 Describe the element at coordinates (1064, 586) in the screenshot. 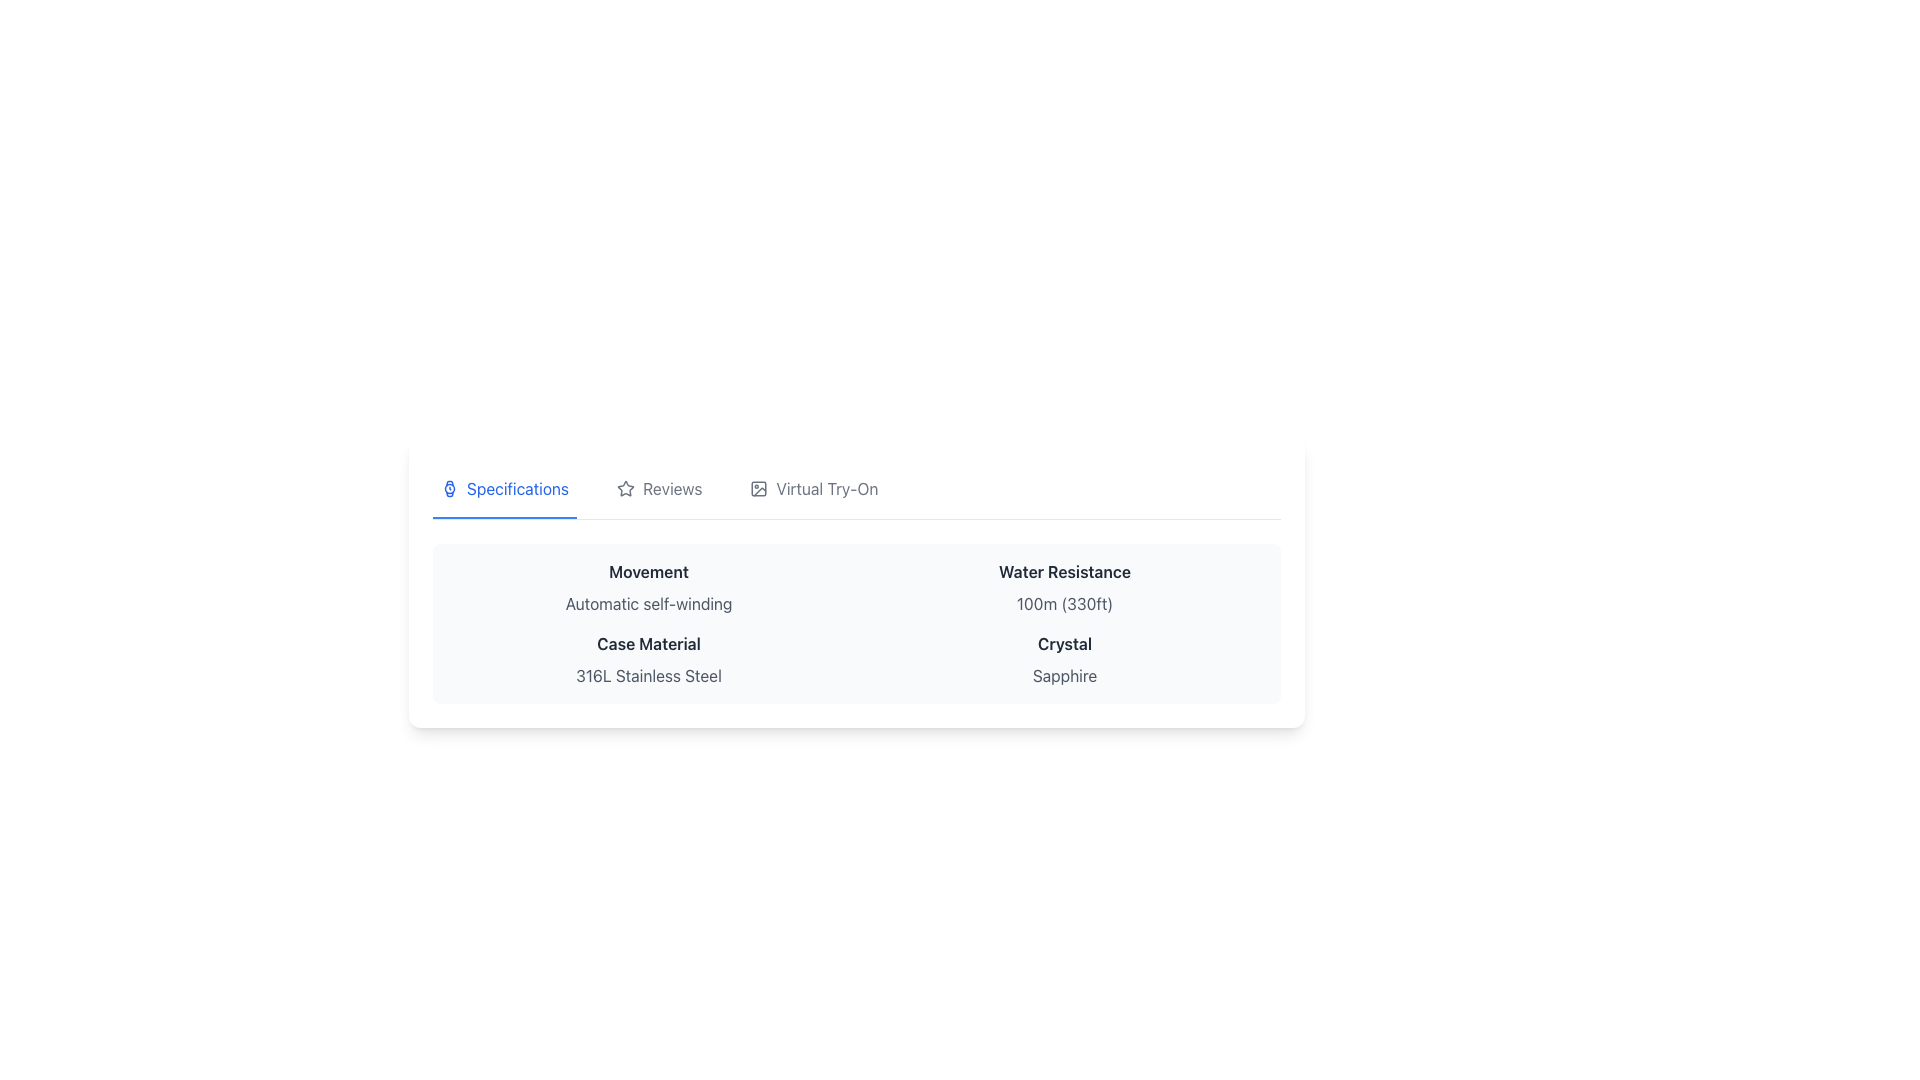

I see `the text element displaying 'Water Resistance' with the description '100m (330ft)' located in the right column, second row of the grid layout` at that location.